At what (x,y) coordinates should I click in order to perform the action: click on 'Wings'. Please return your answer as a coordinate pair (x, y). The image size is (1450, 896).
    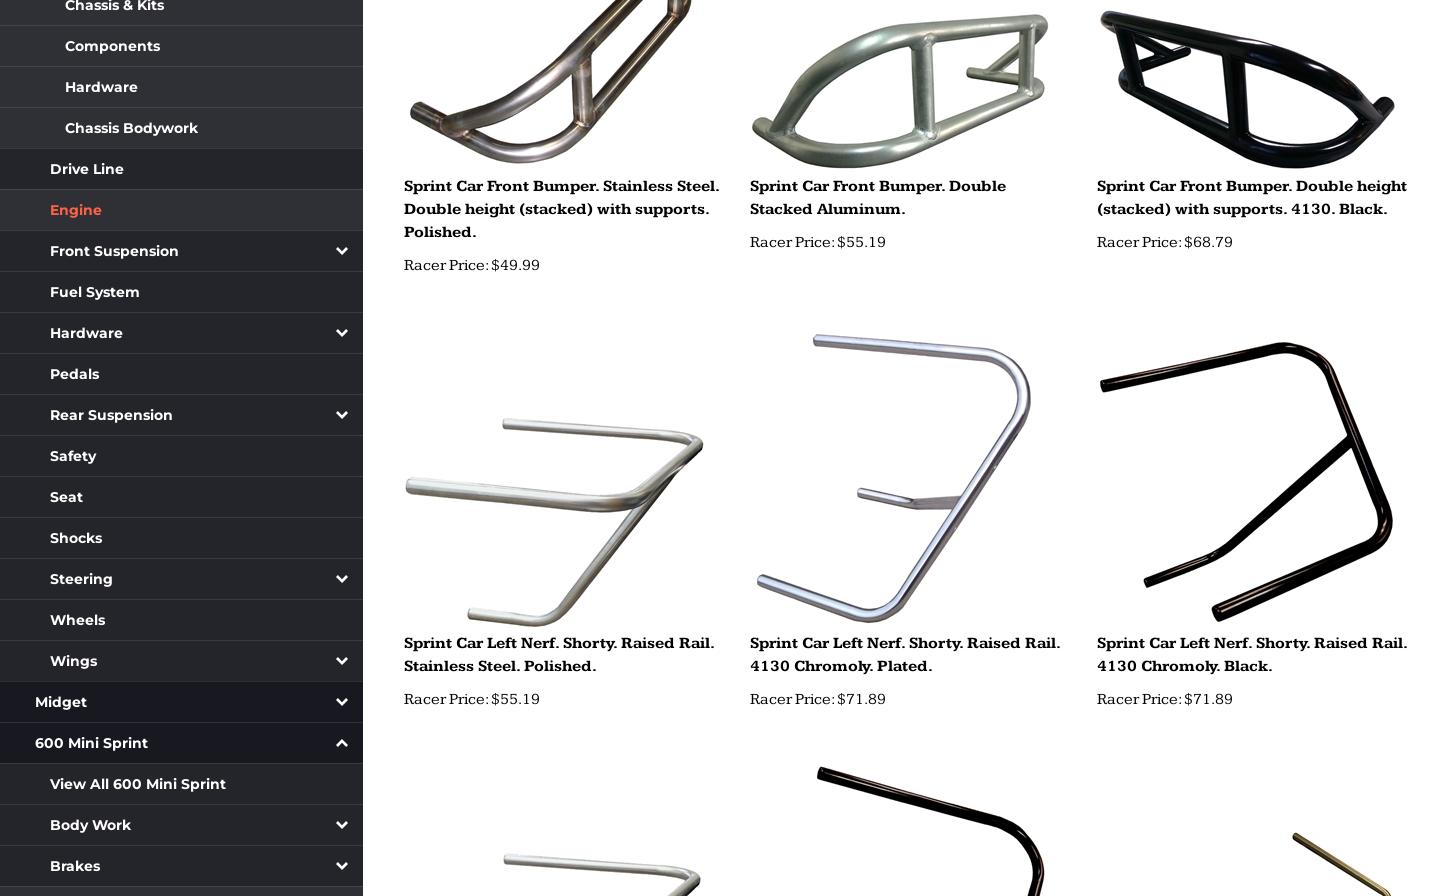
    Looking at the image, I should click on (73, 660).